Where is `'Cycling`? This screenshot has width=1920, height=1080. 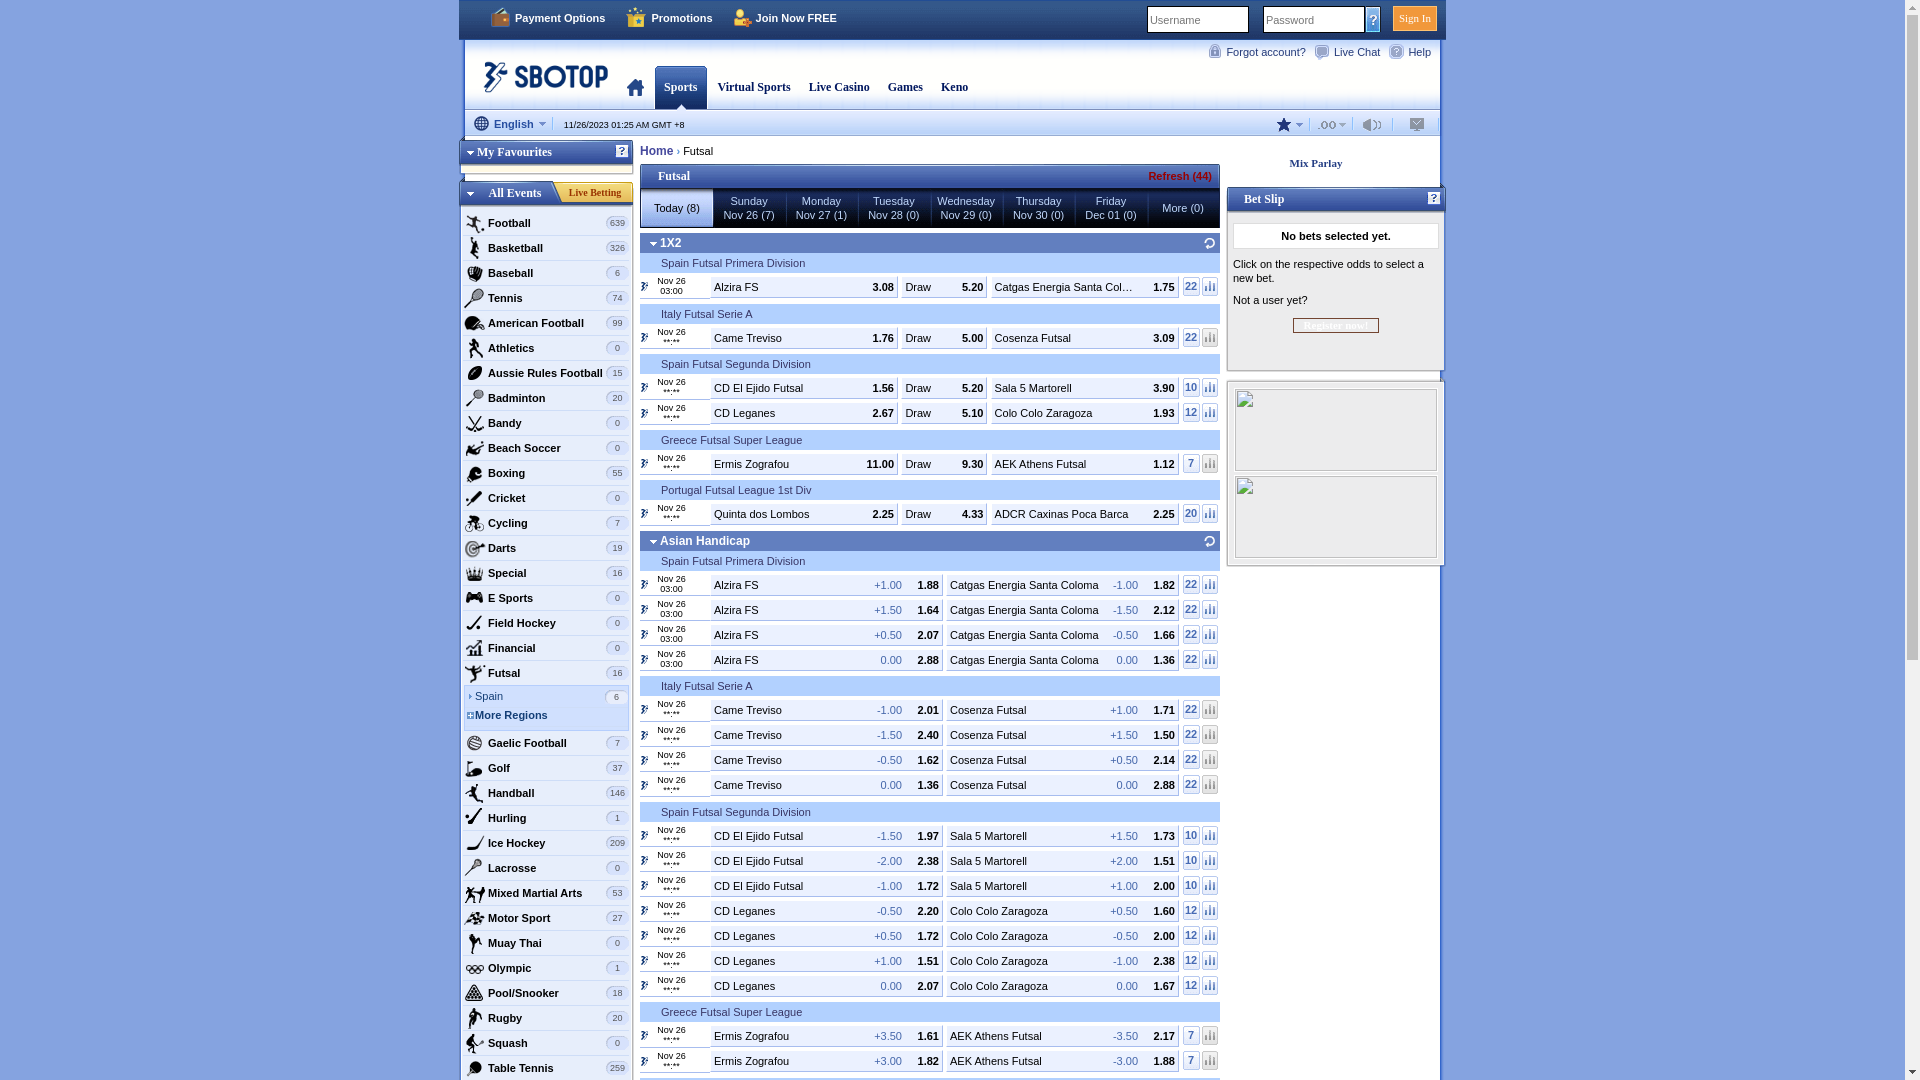 'Cycling is located at coordinates (546, 522).